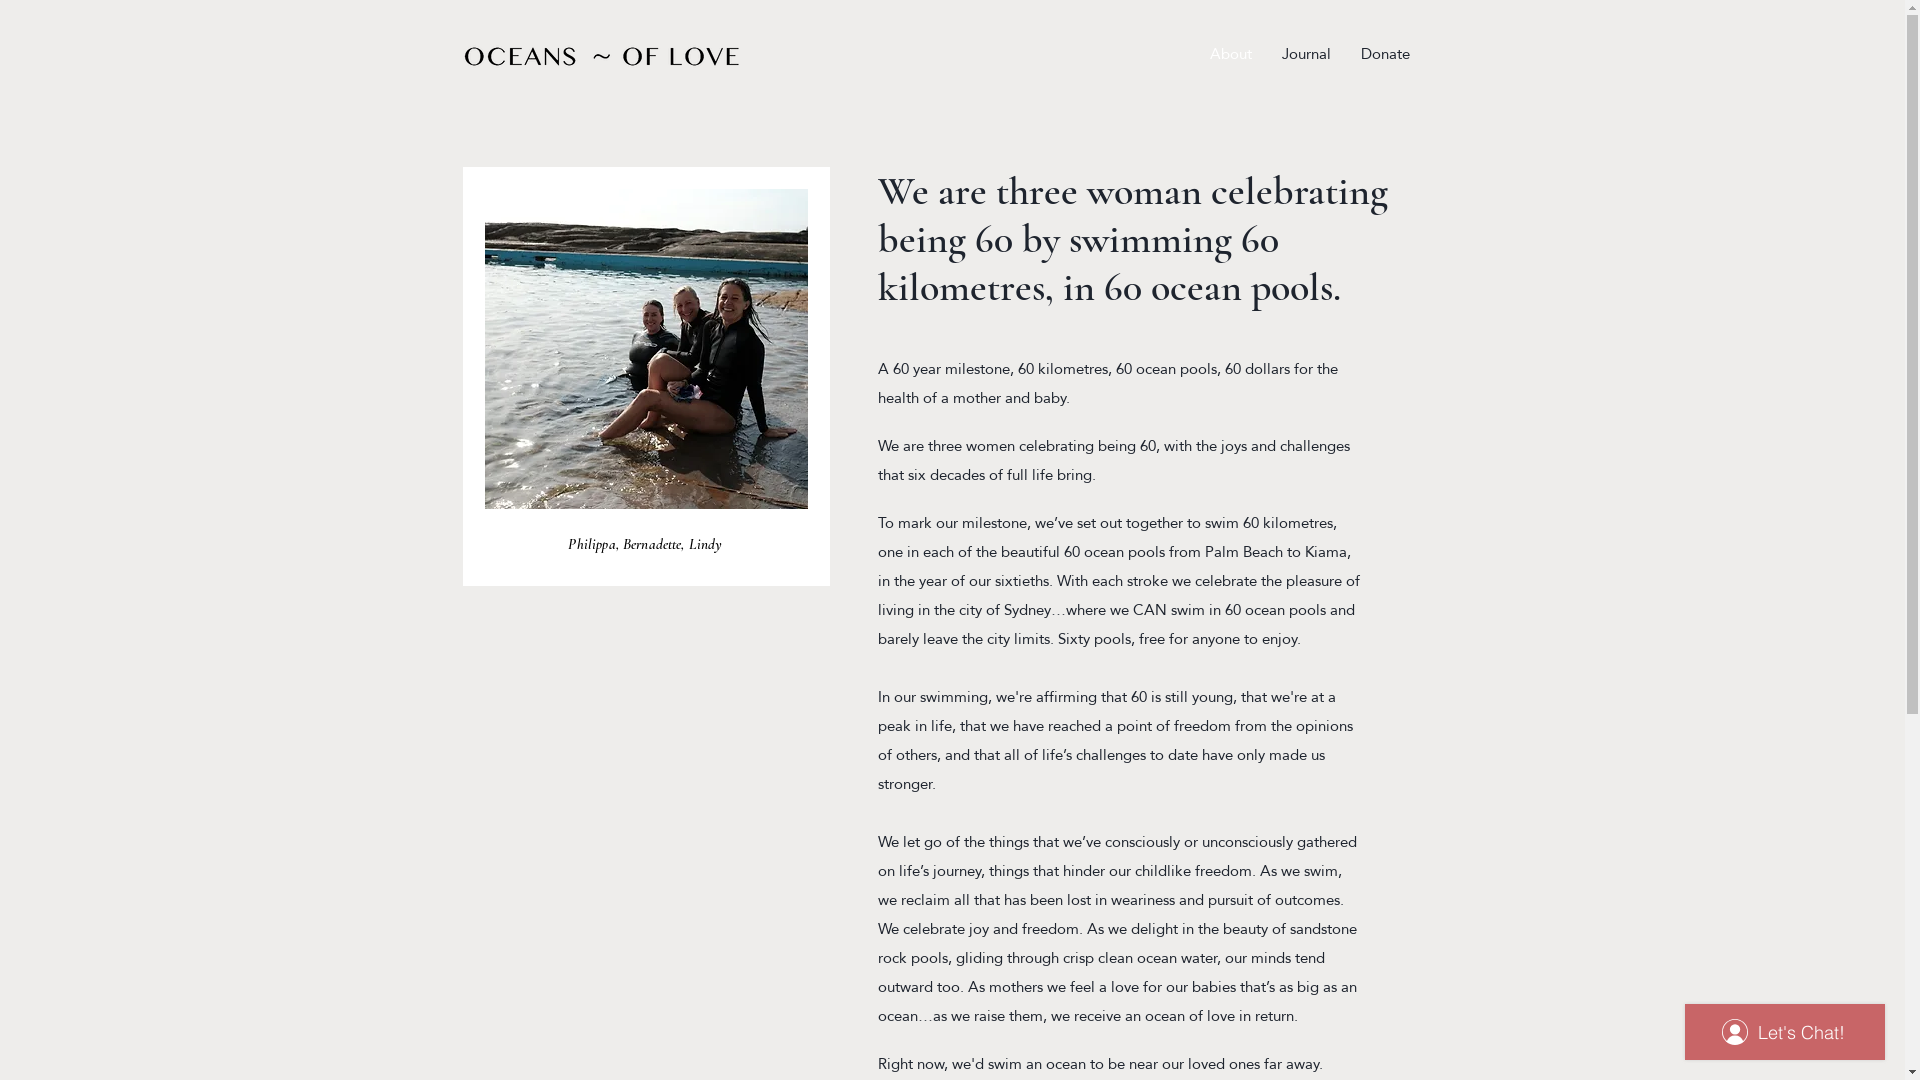 The width and height of the screenshot is (1920, 1080). Describe the element at coordinates (1194, 53) in the screenshot. I see `'About'` at that location.